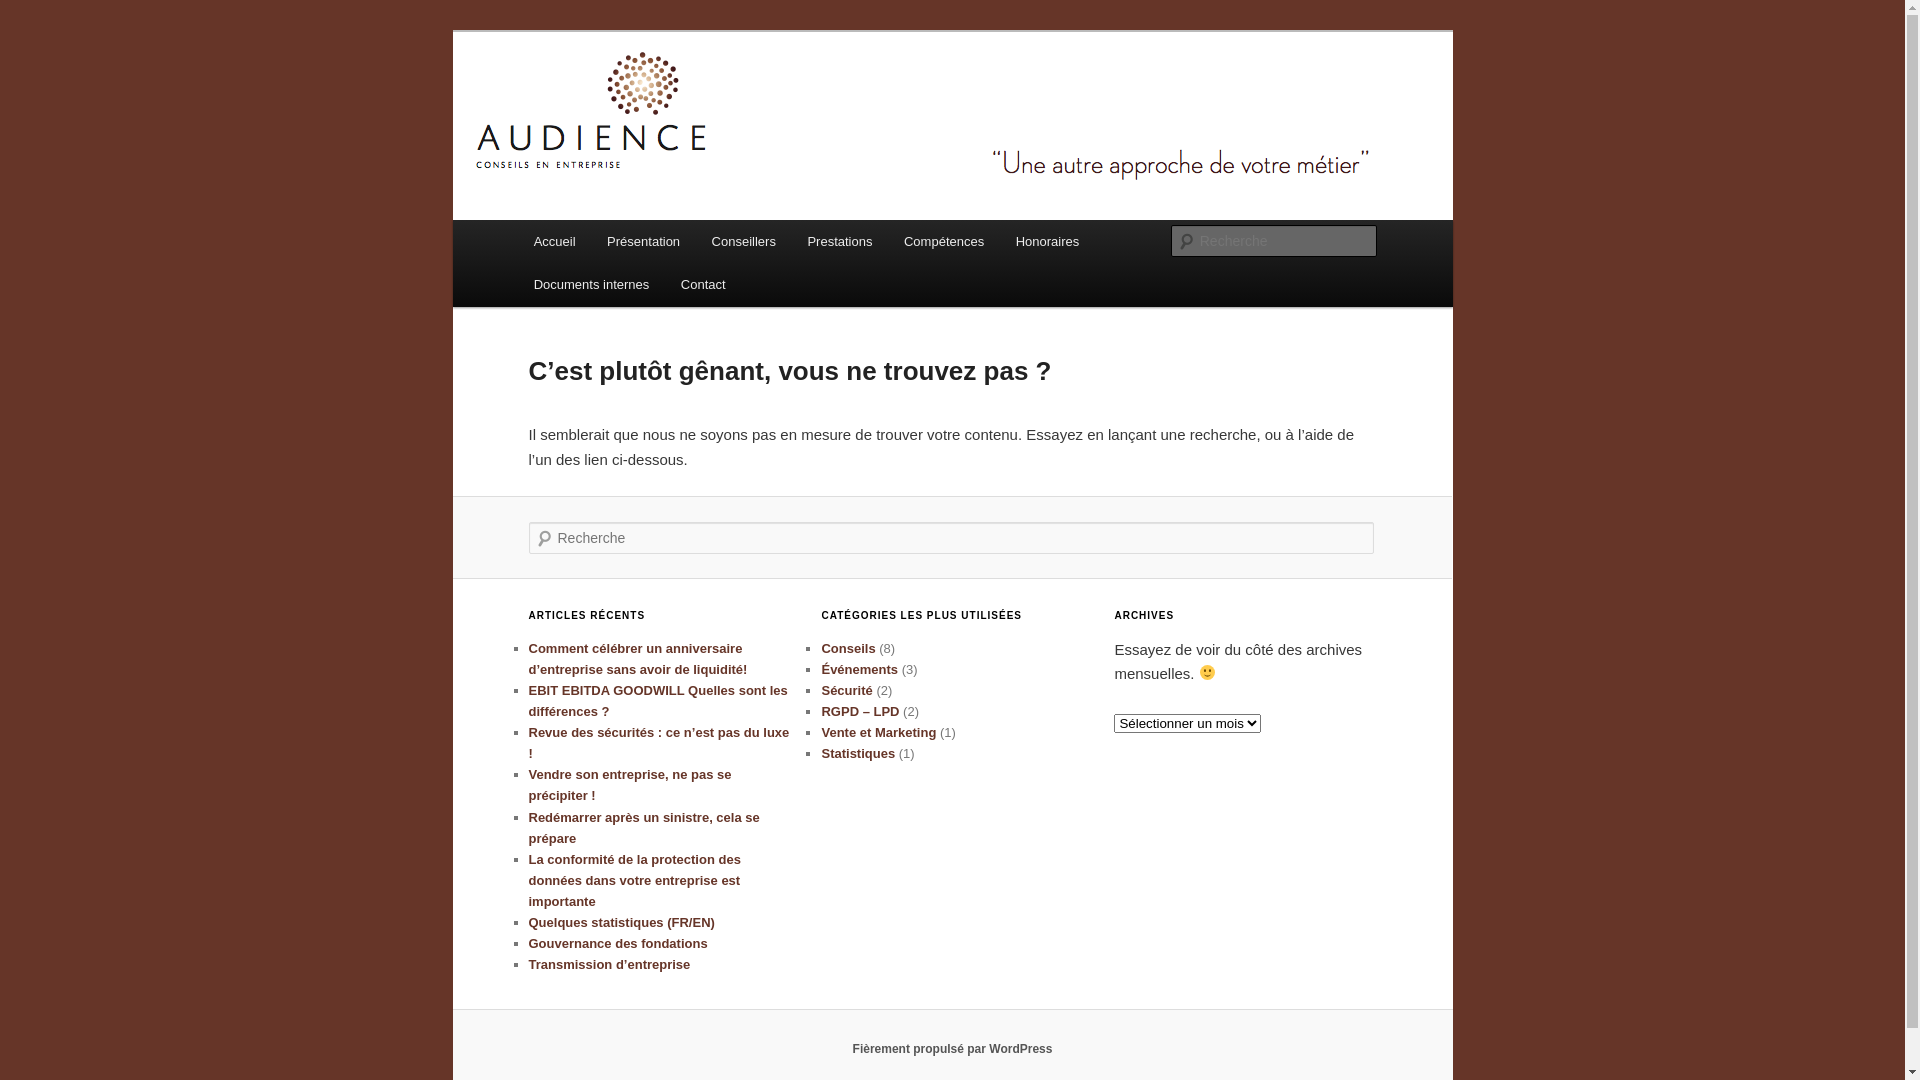 The height and width of the screenshot is (1080, 1920). I want to click on 'Quelques statistiques (FR/EN)', so click(619, 922).